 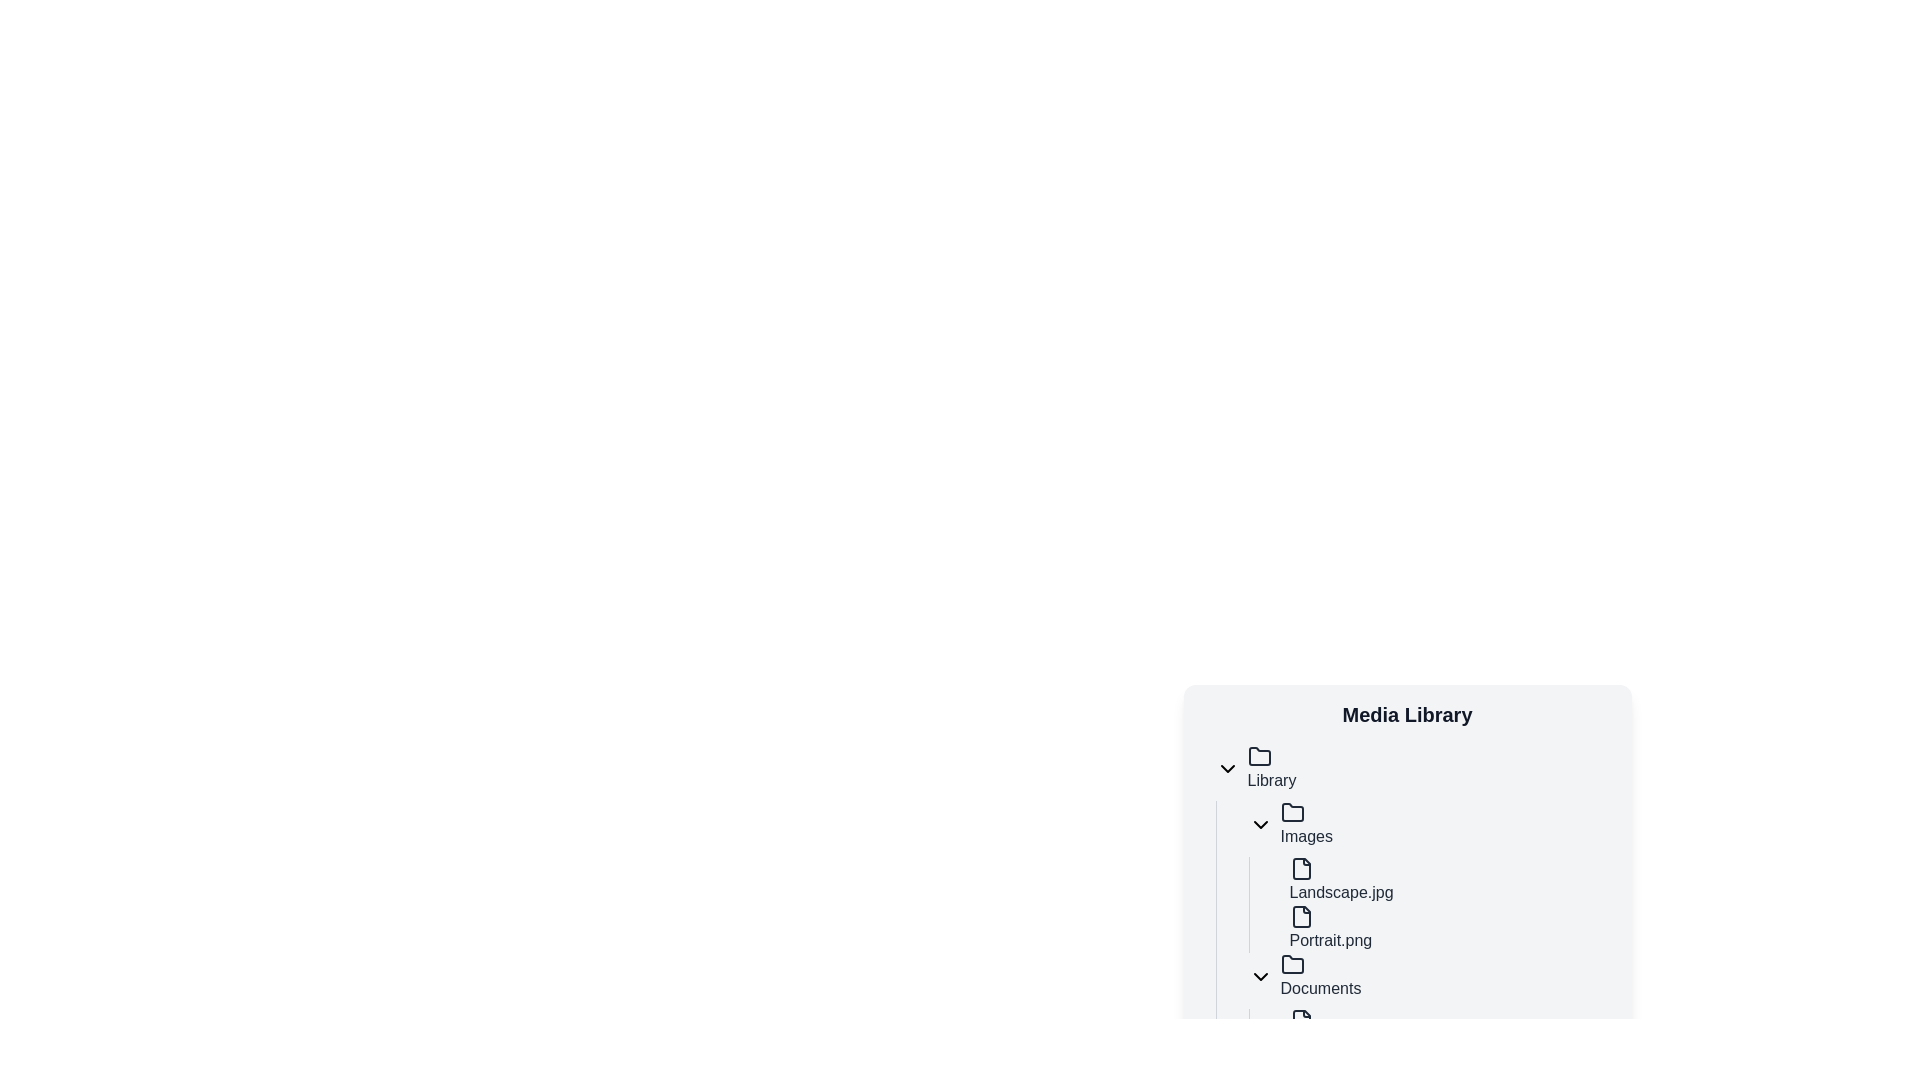 I want to click on the text label 'Library' which is styled in gray color and located beneath a folder icon in the media library interface, so click(x=1271, y=767).